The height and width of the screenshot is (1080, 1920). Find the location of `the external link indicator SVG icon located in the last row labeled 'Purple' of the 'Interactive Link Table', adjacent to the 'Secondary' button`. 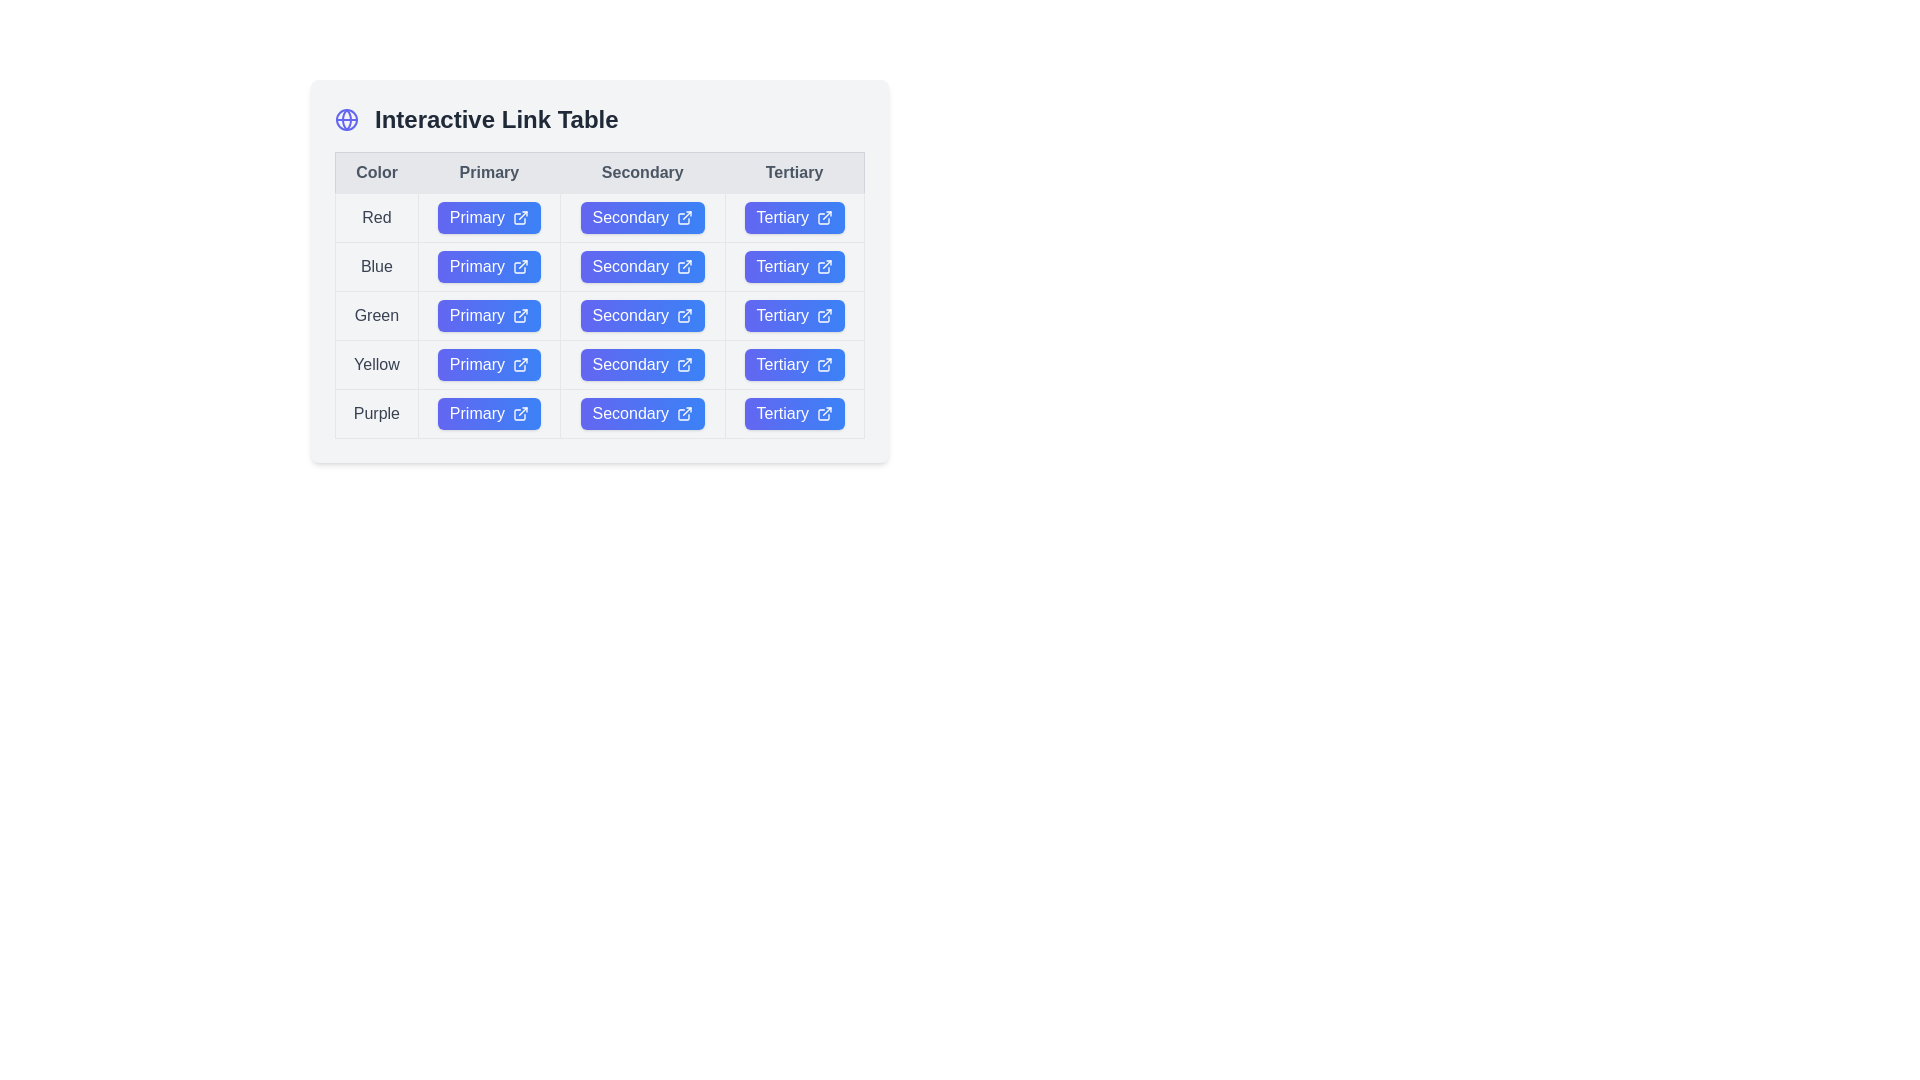

the external link indicator SVG icon located in the last row labeled 'Purple' of the 'Interactive Link Table', adjacent to the 'Secondary' button is located at coordinates (684, 414).